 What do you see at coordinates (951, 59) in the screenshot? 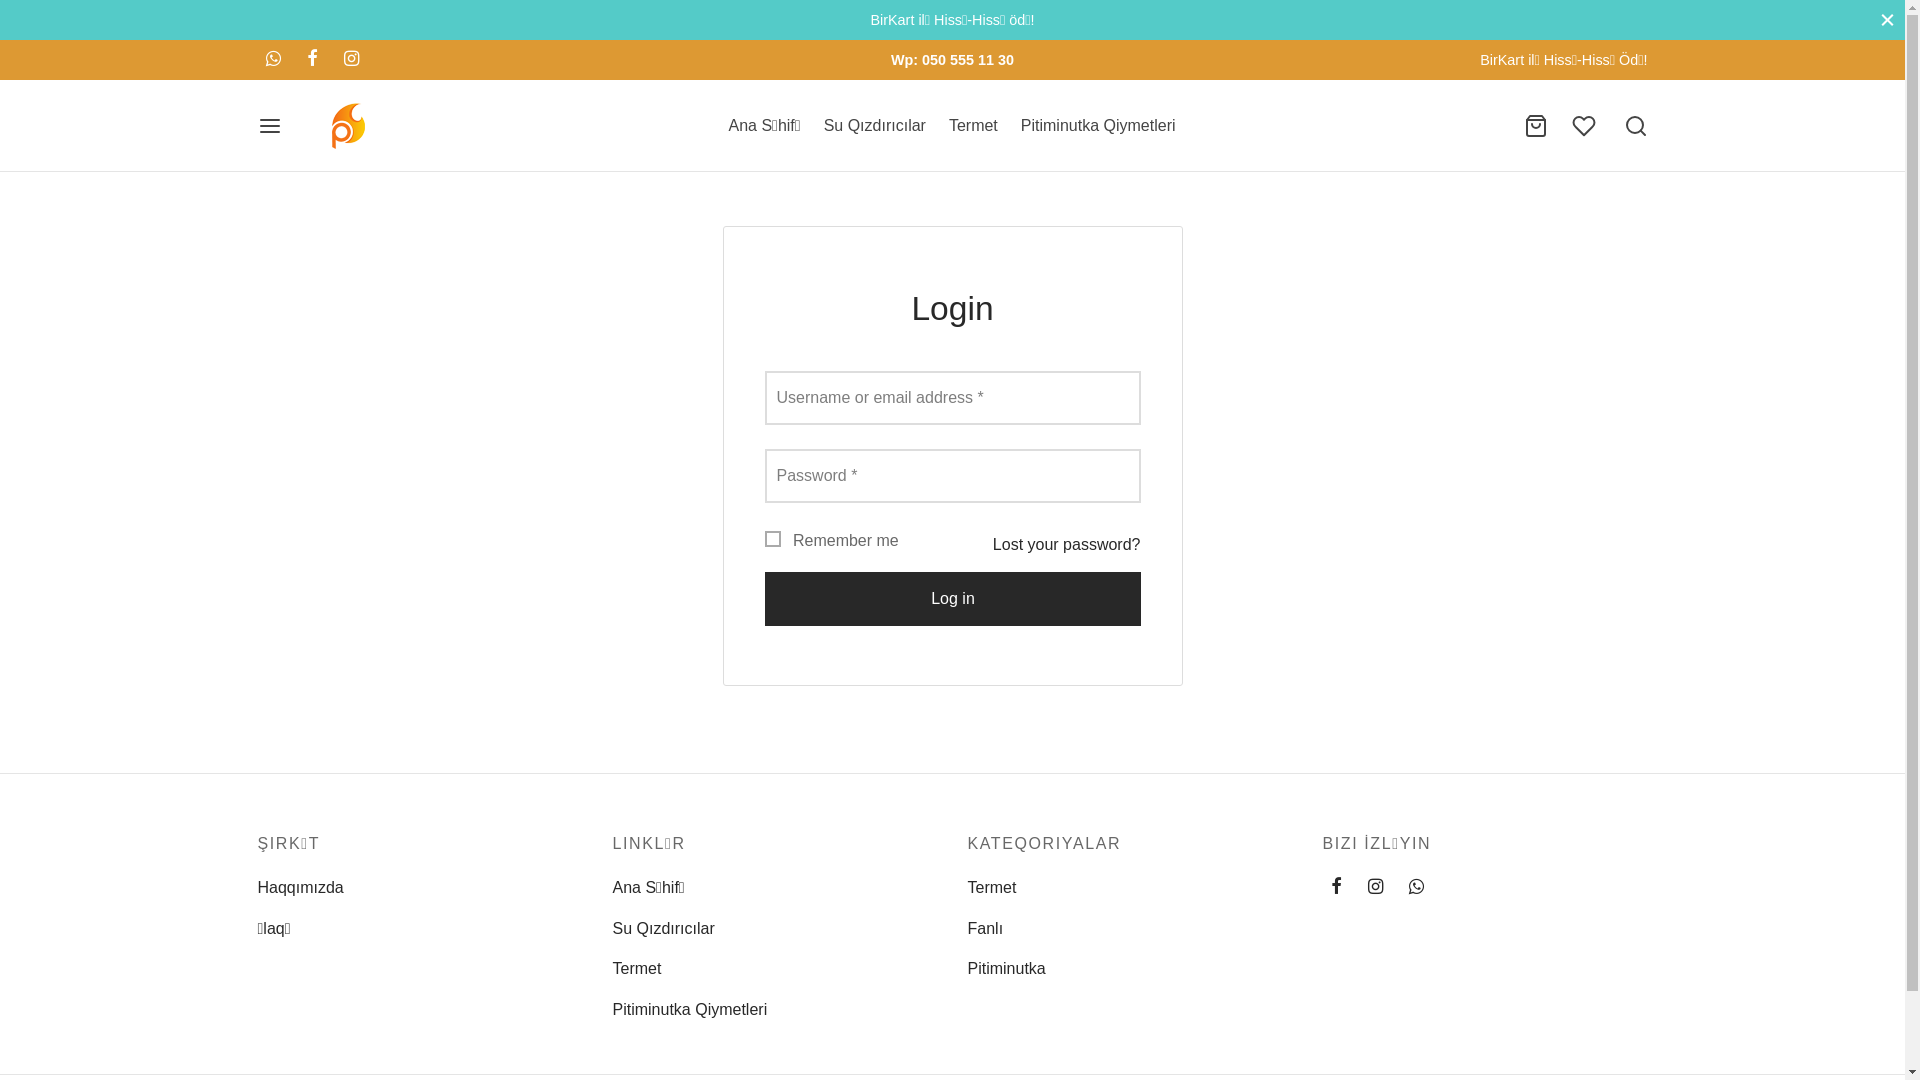
I see `'Wp: 050 555 11 30'` at bounding box center [951, 59].